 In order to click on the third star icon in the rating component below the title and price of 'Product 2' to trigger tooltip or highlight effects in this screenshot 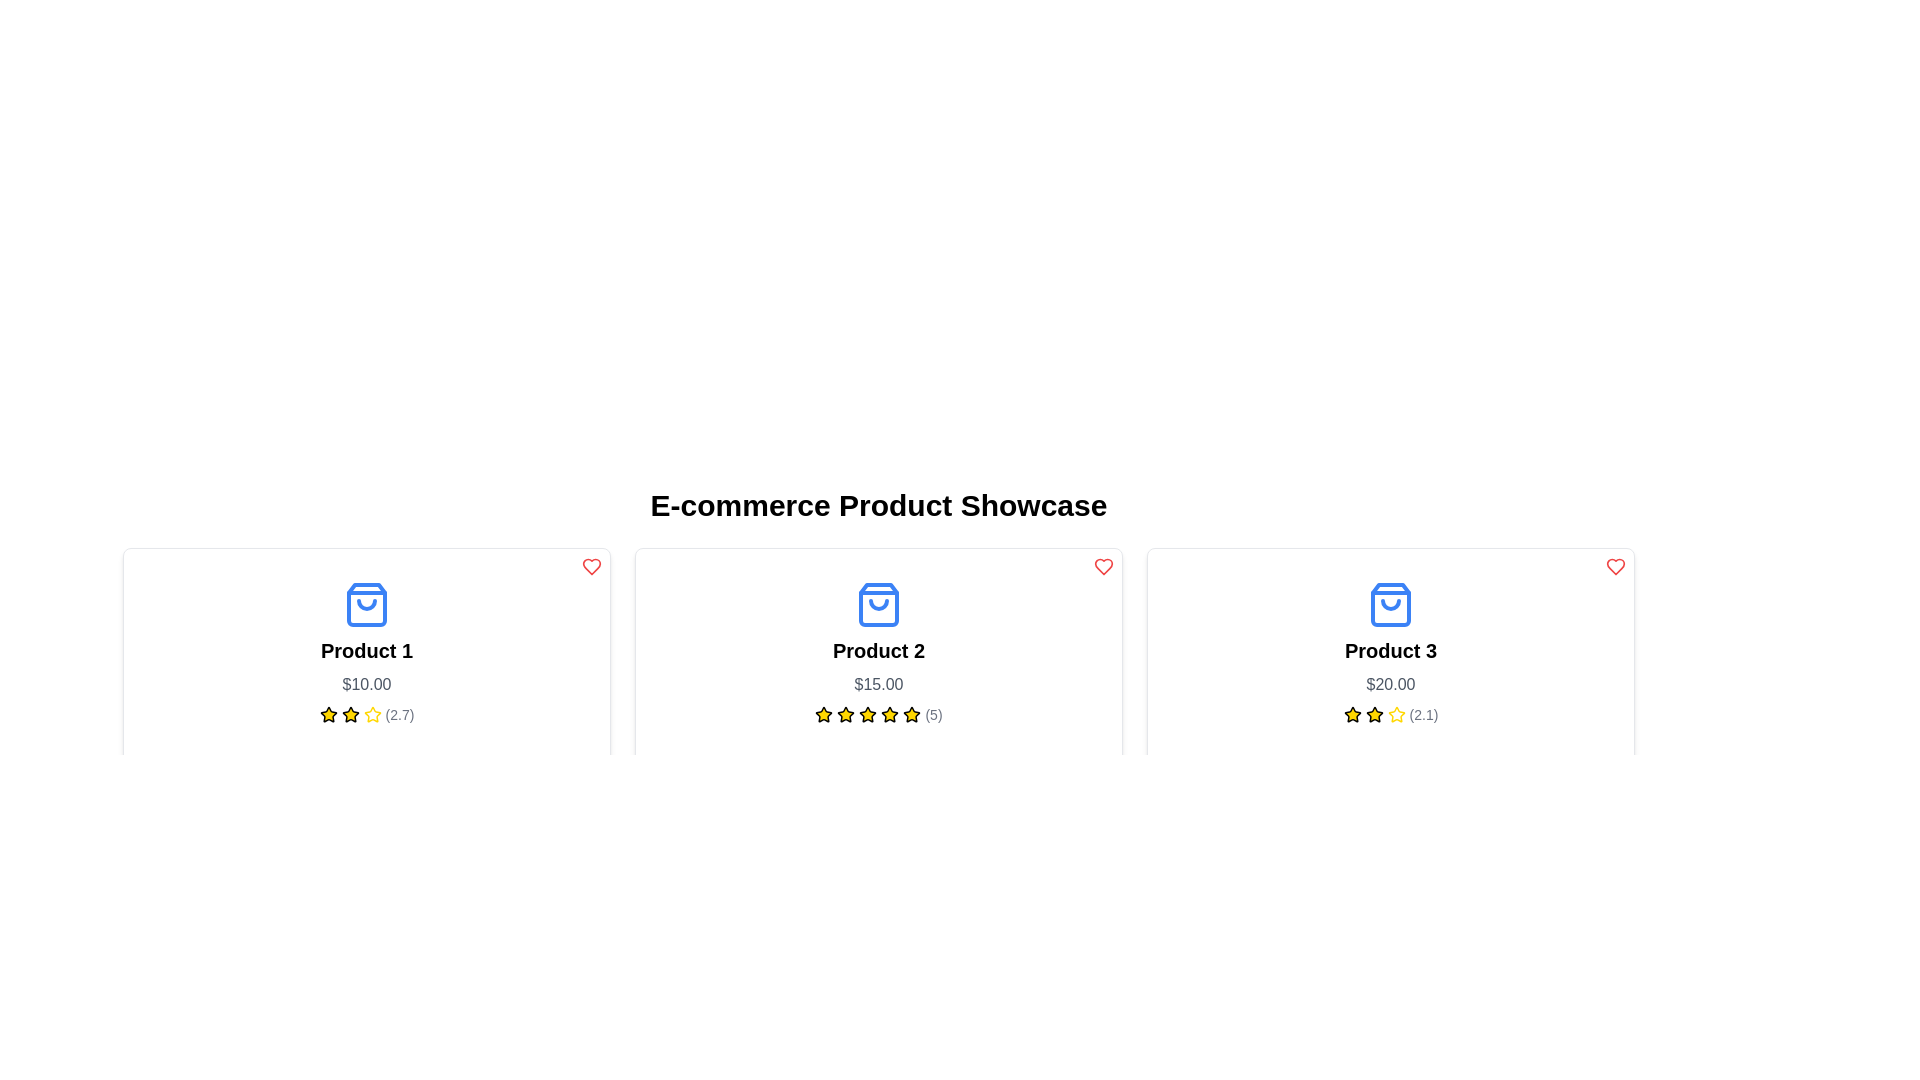, I will do `click(911, 713)`.